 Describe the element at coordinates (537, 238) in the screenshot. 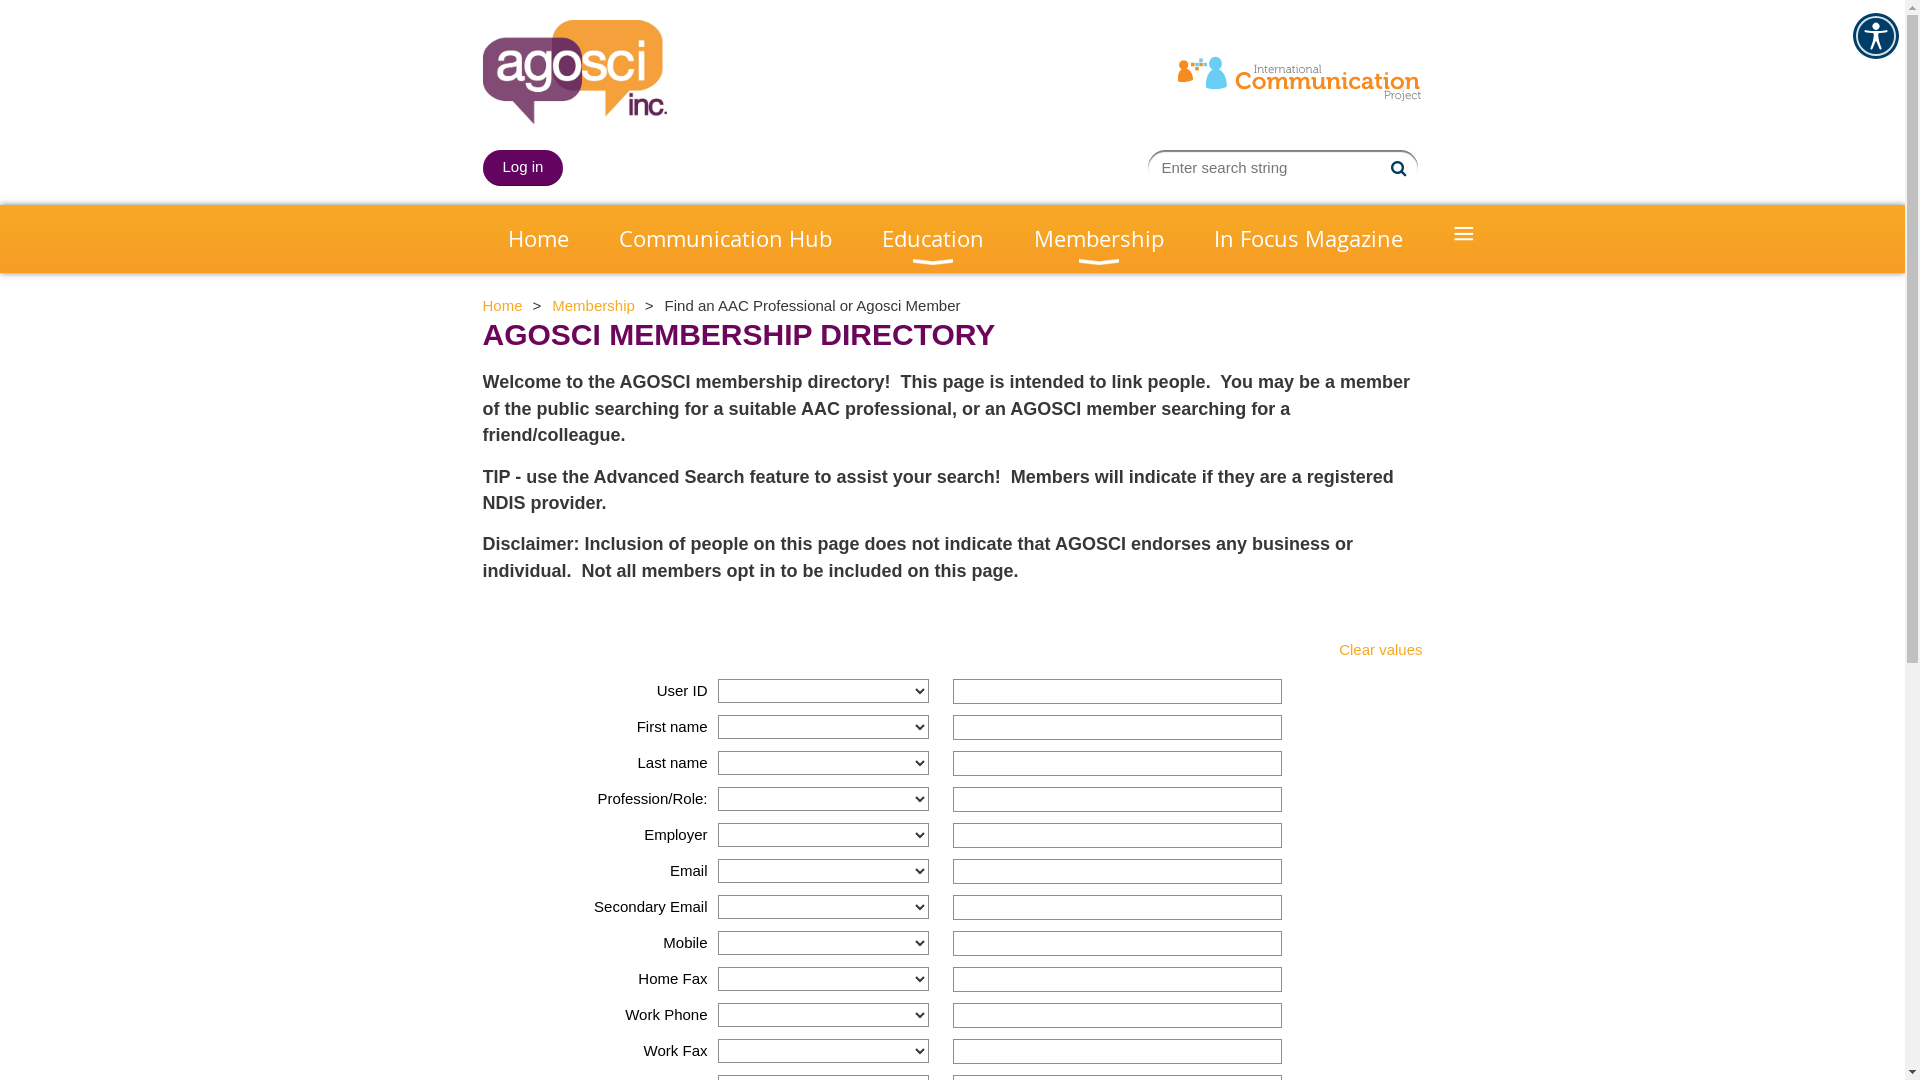

I see `'Home'` at that location.